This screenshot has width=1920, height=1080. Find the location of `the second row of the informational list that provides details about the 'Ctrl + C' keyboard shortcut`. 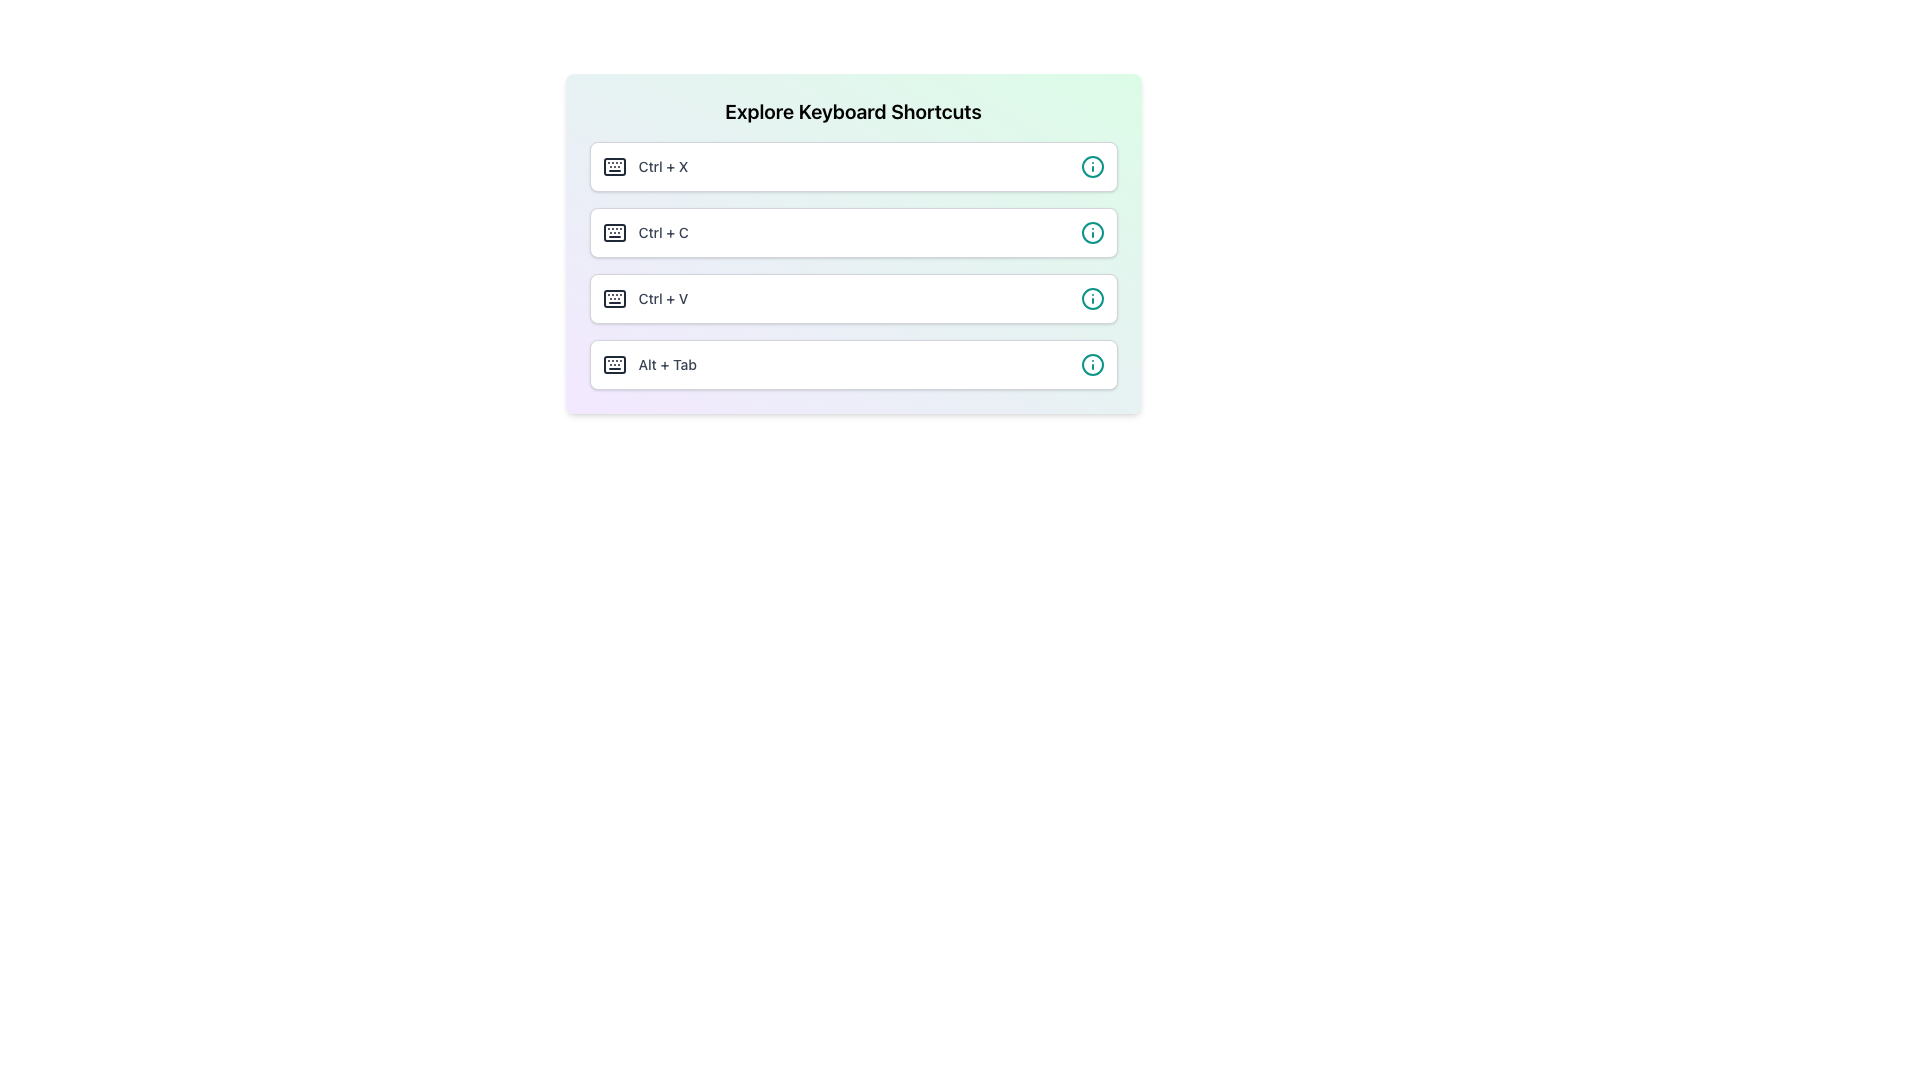

the second row of the informational list that provides details about the 'Ctrl + C' keyboard shortcut is located at coordinates (853, 231).